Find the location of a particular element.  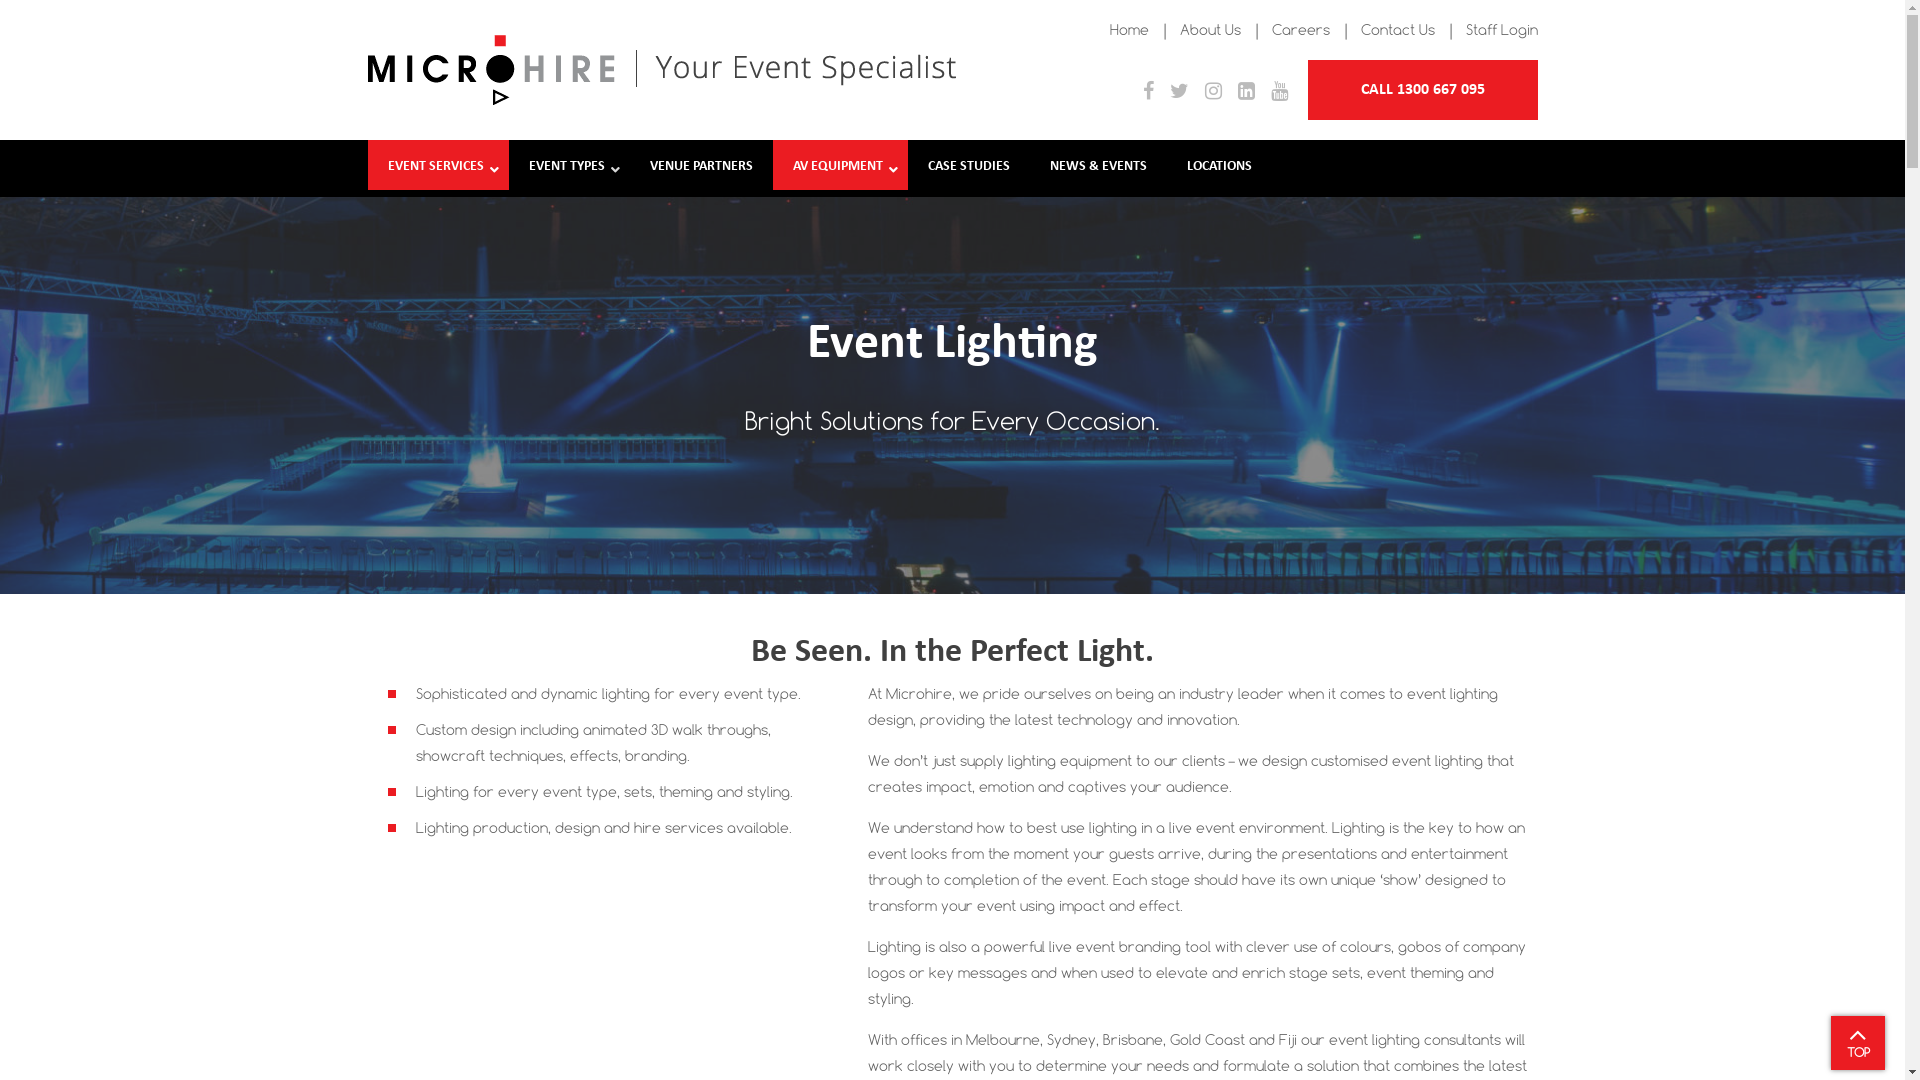

'AV EQUIPMENT' is located at coordinates (771, 167).